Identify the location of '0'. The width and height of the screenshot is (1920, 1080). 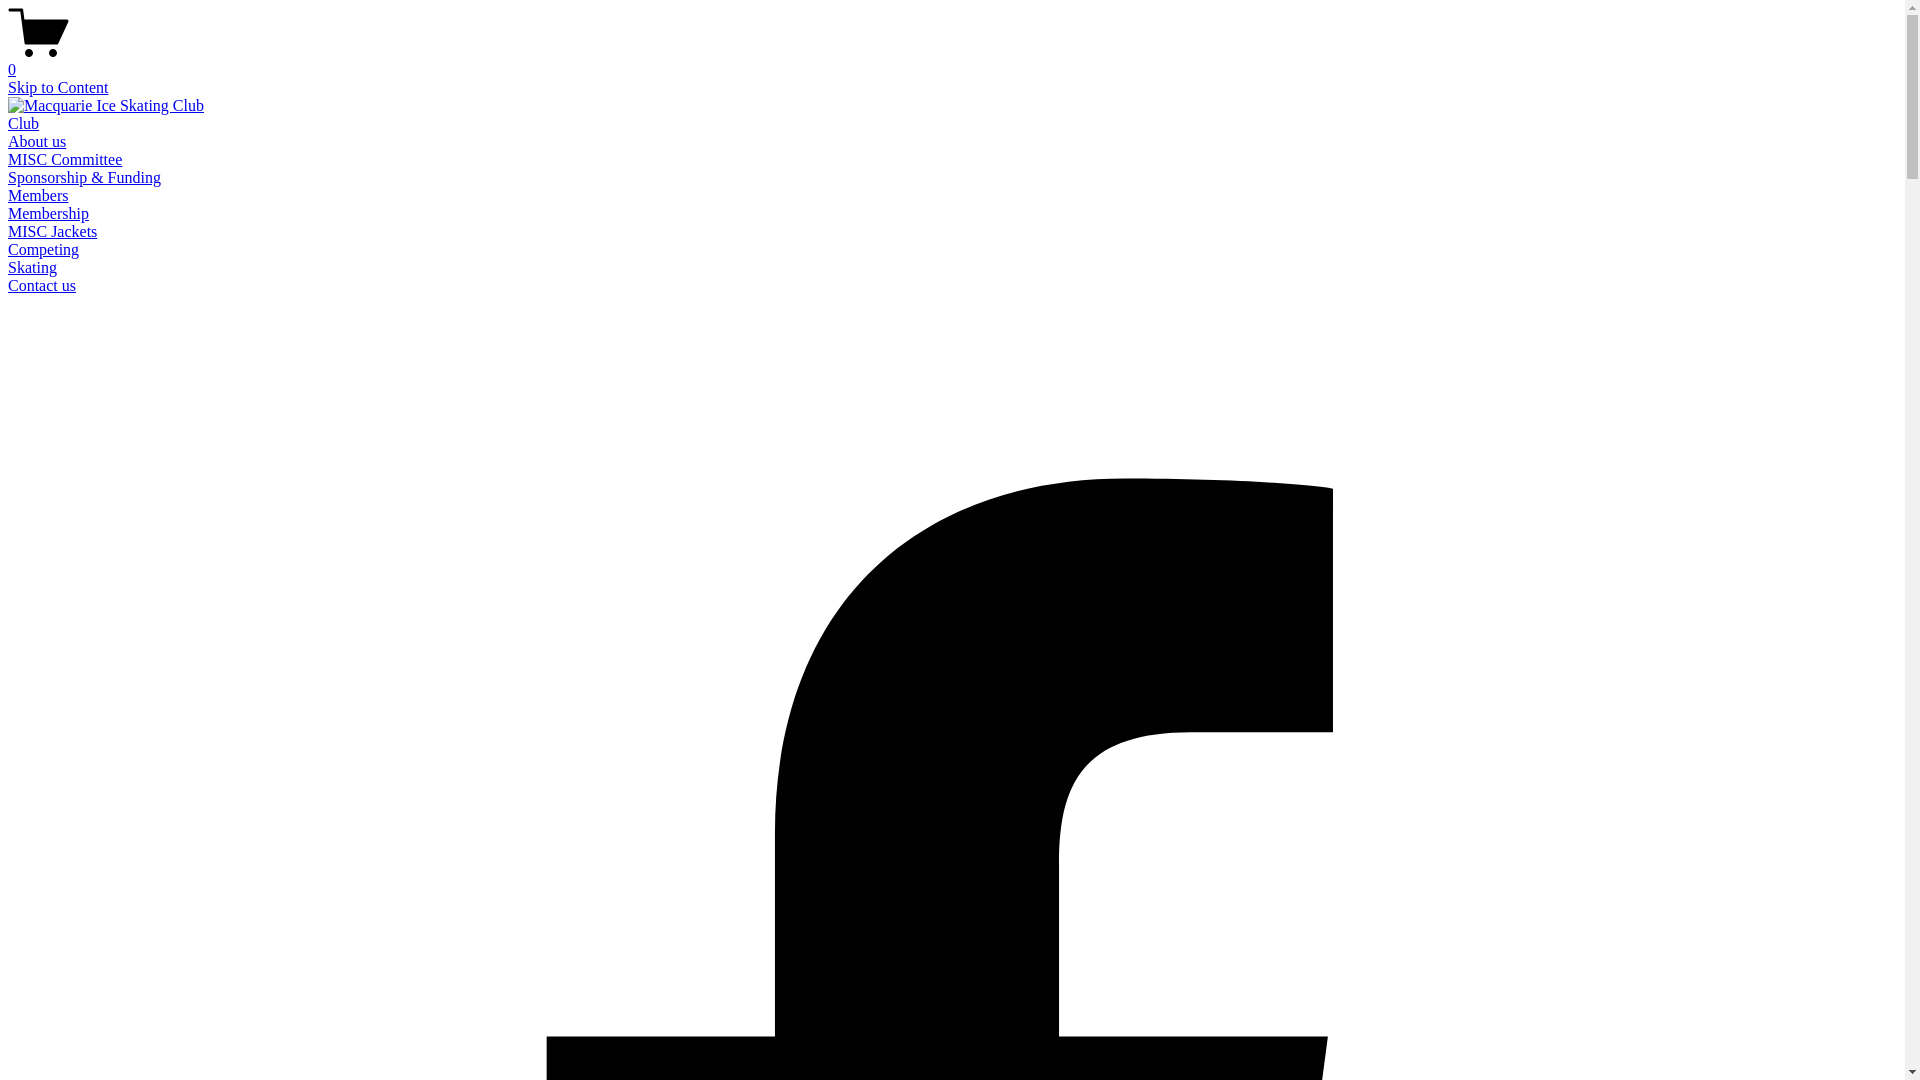
(8, 60).